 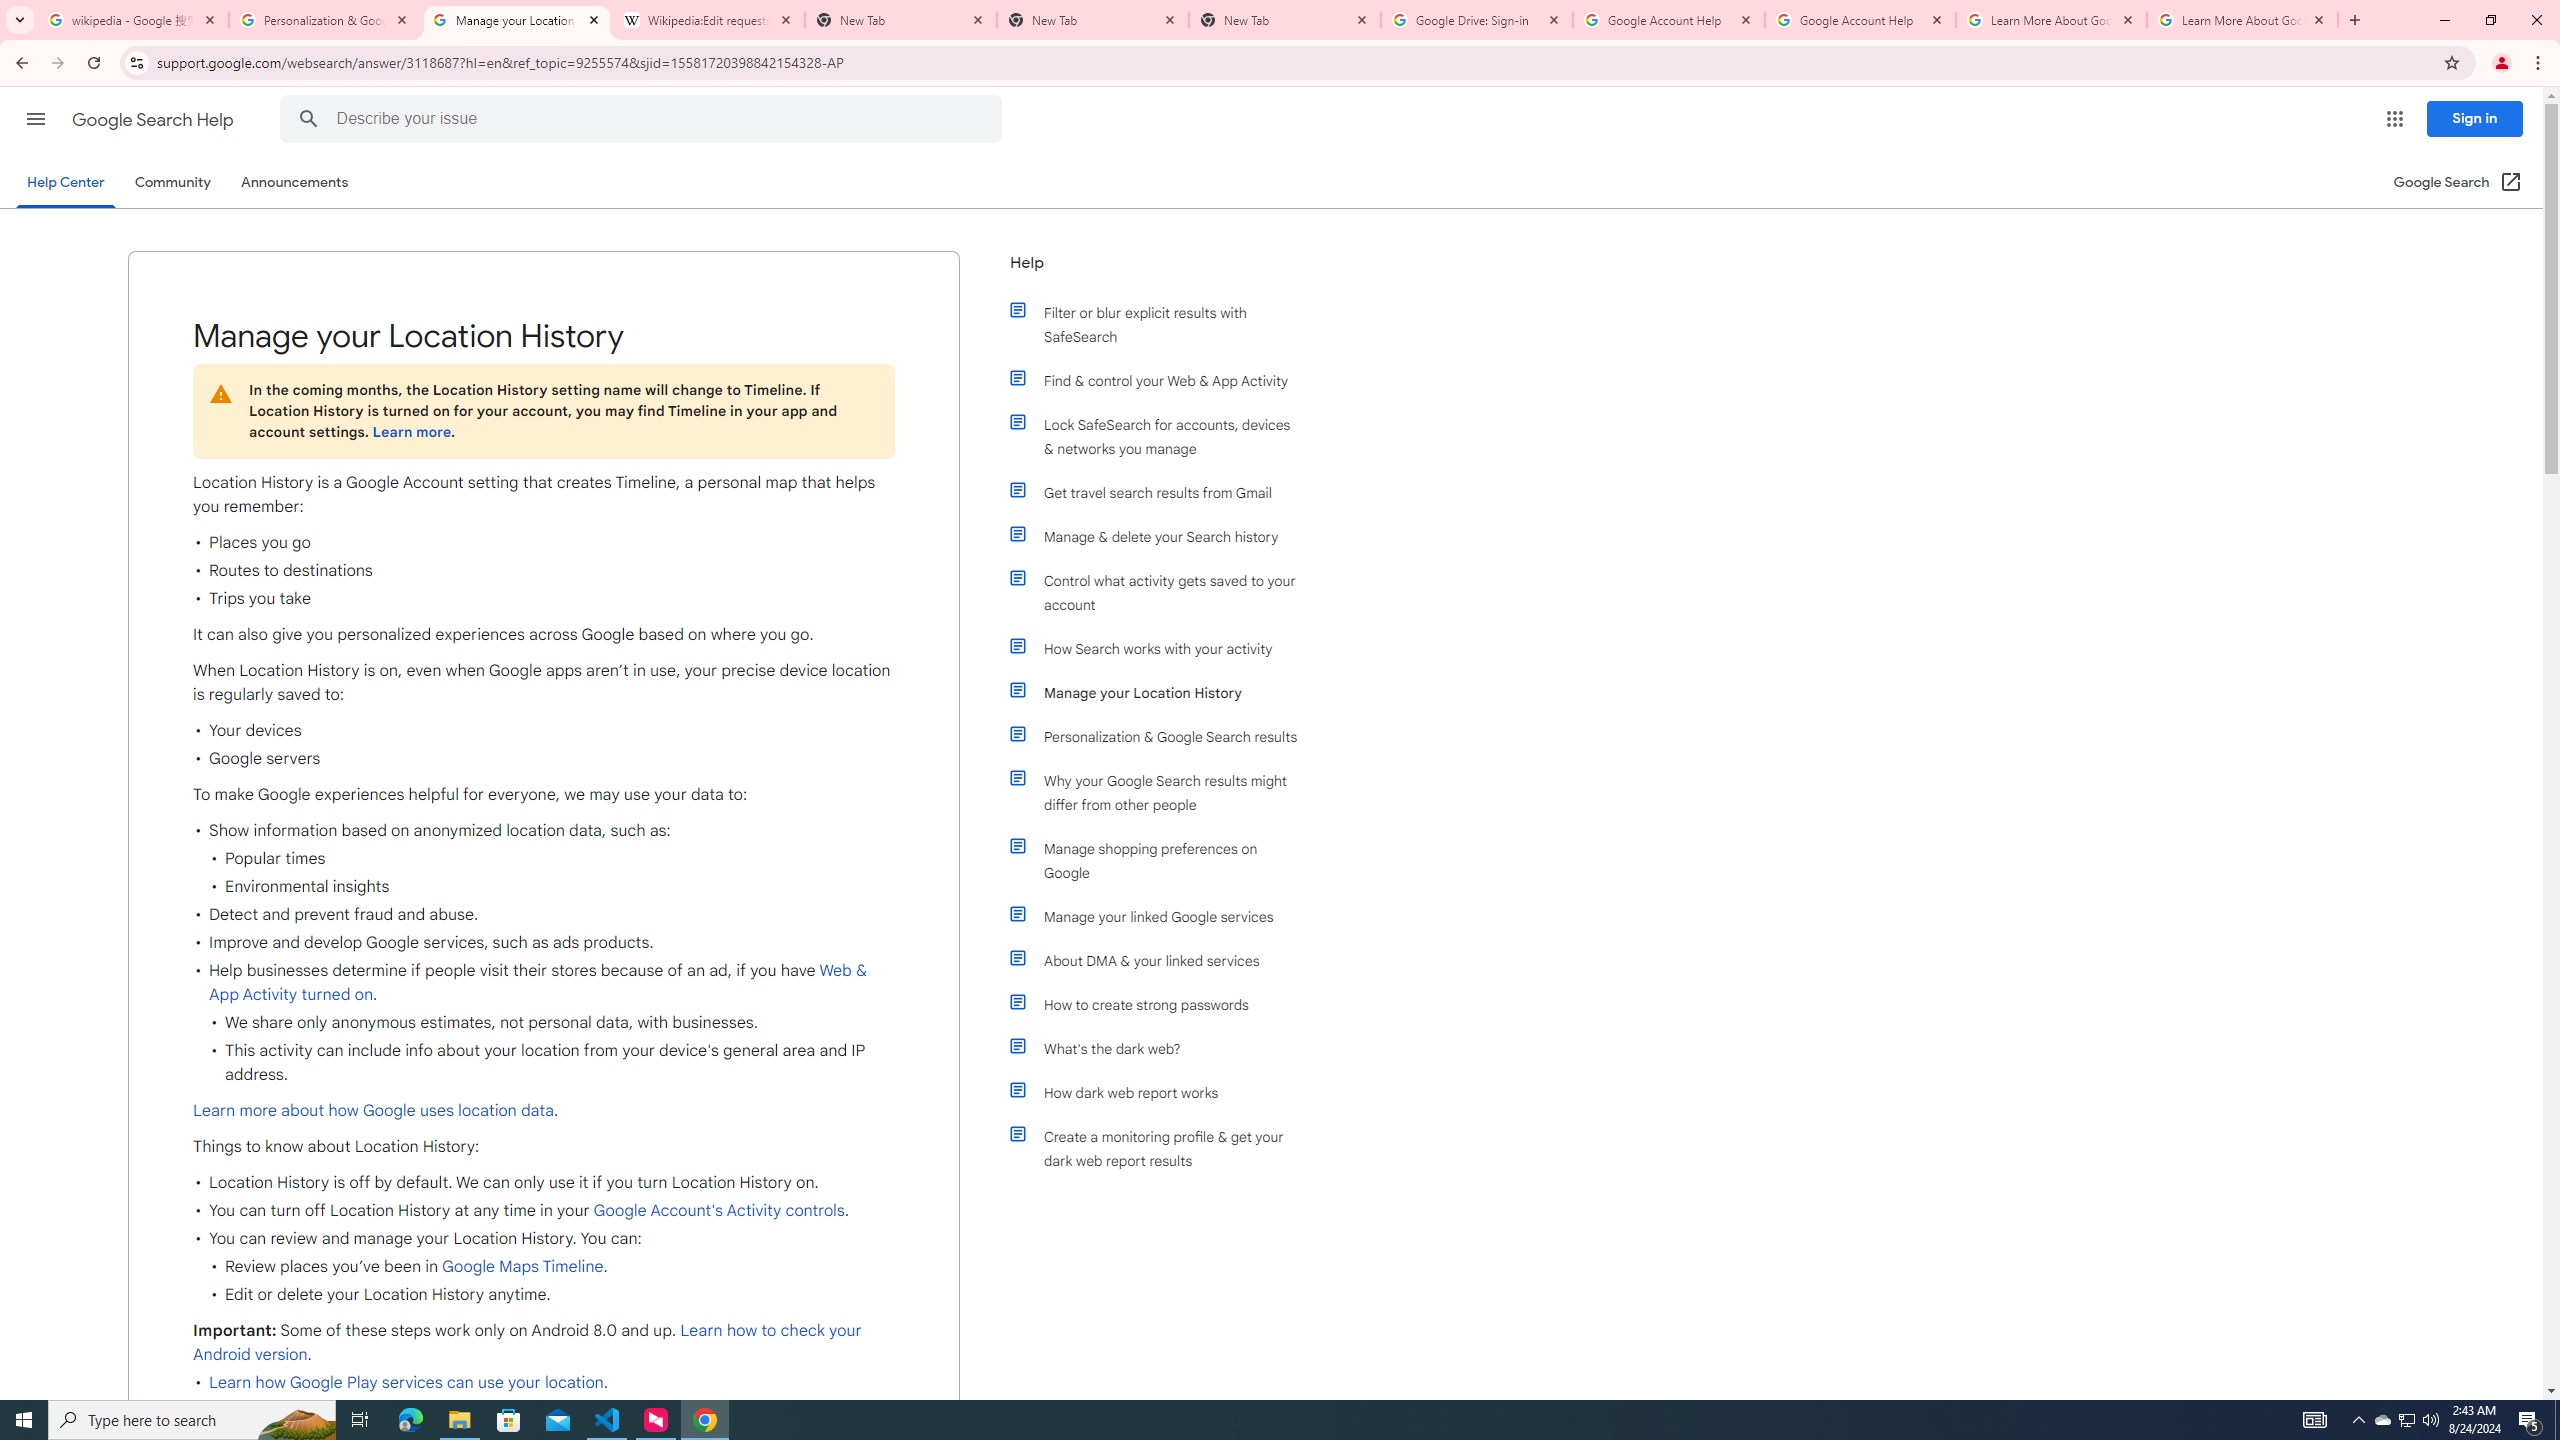 What do you see at coordinates (1162, 1004) in the screenshot?
I see `'How to create strong passwords'` at bounding box center [1162, 1004].